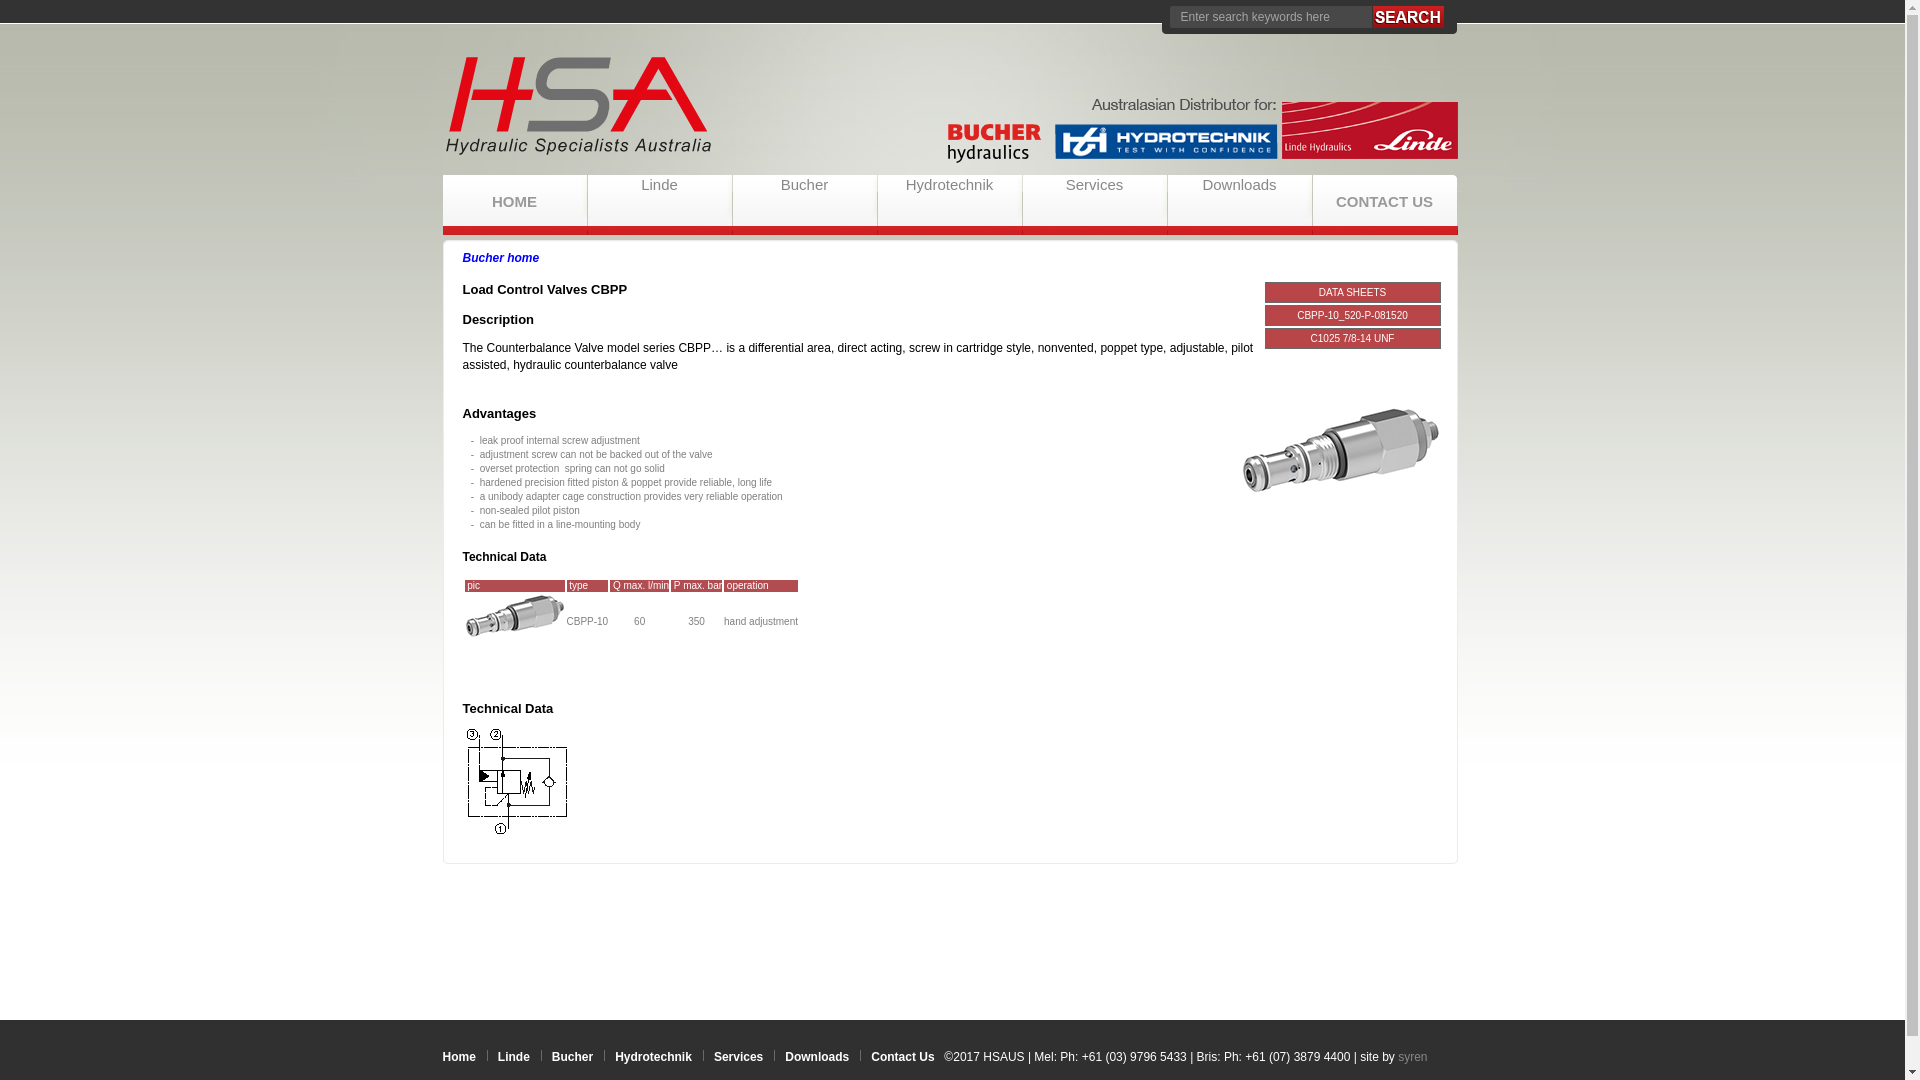 The image size is (1920, 1080). What do you see at coordinates (901, 1055) in the screenshot?
I see `'Contact Us'` at bounding box center [901, 1055].